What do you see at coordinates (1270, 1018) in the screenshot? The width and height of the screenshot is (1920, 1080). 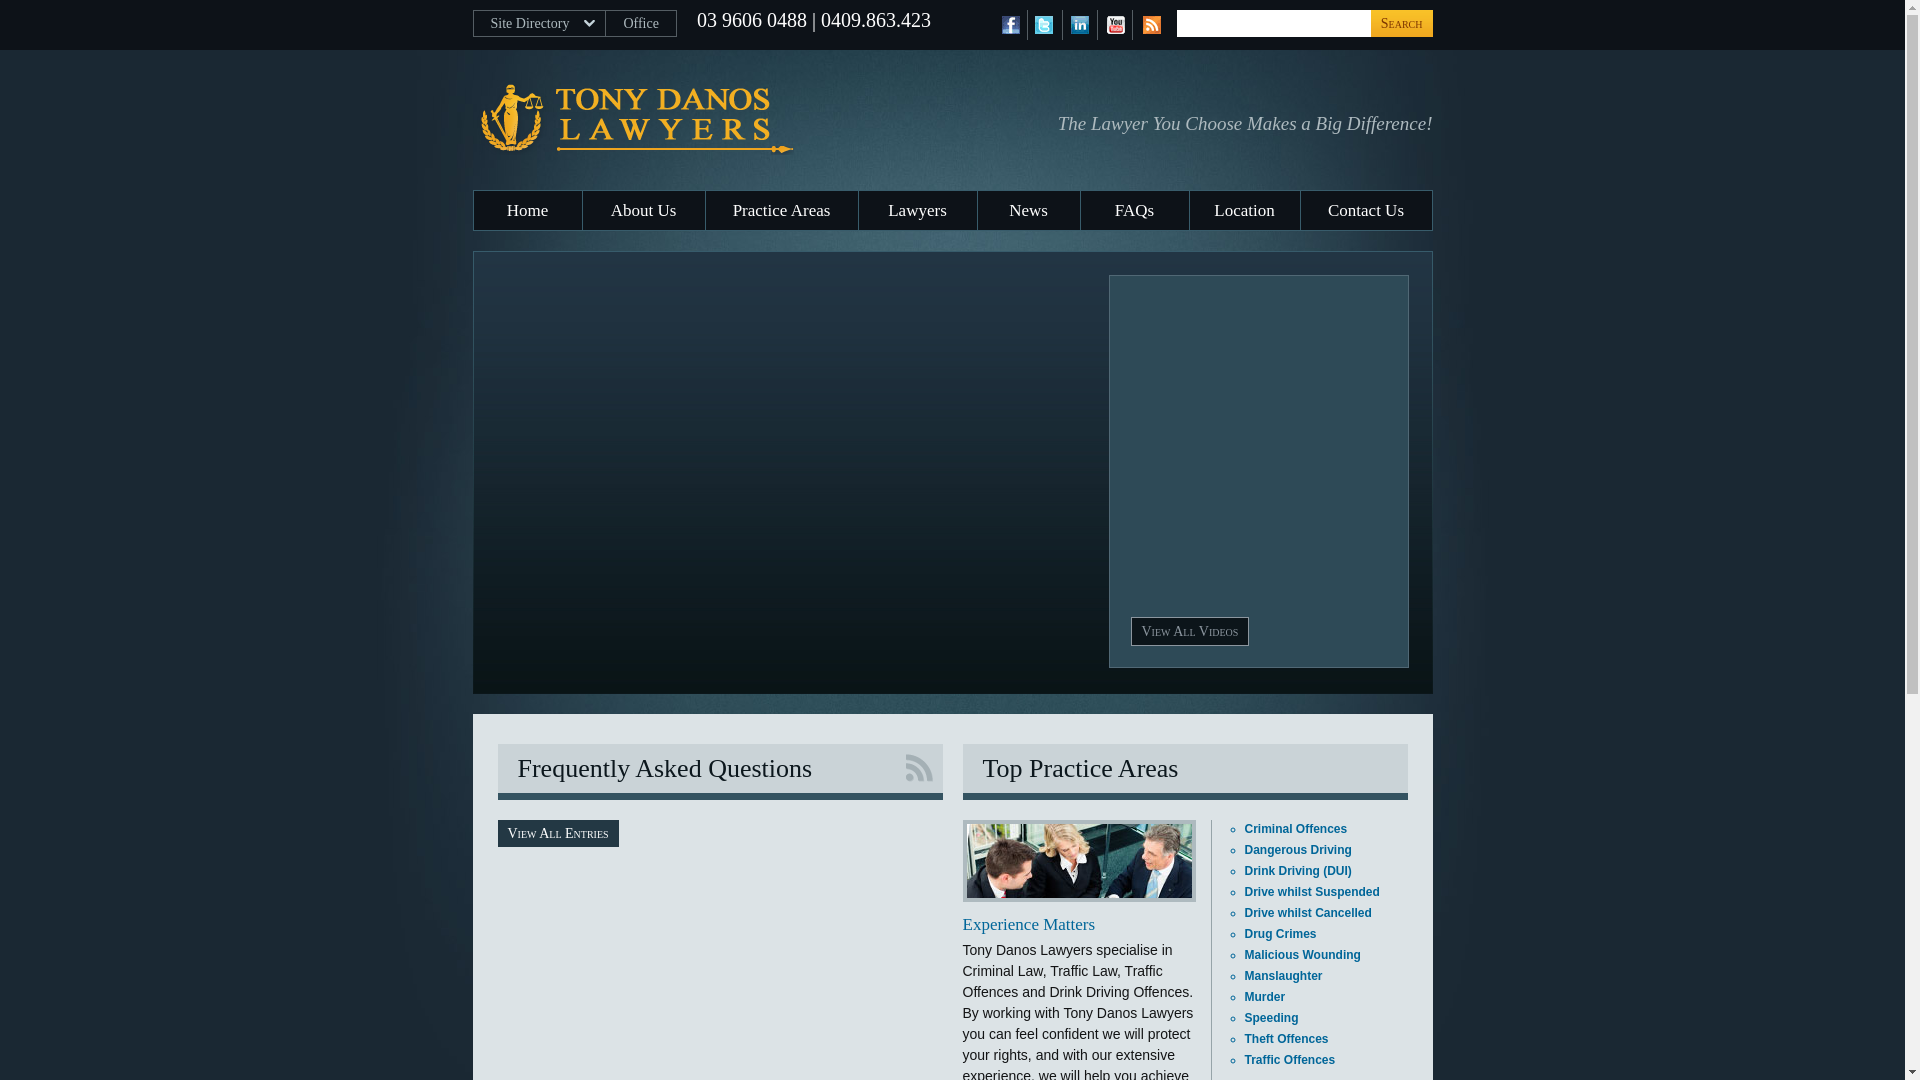 I see `'Speeding'` at bounding box center [1270, 1018].